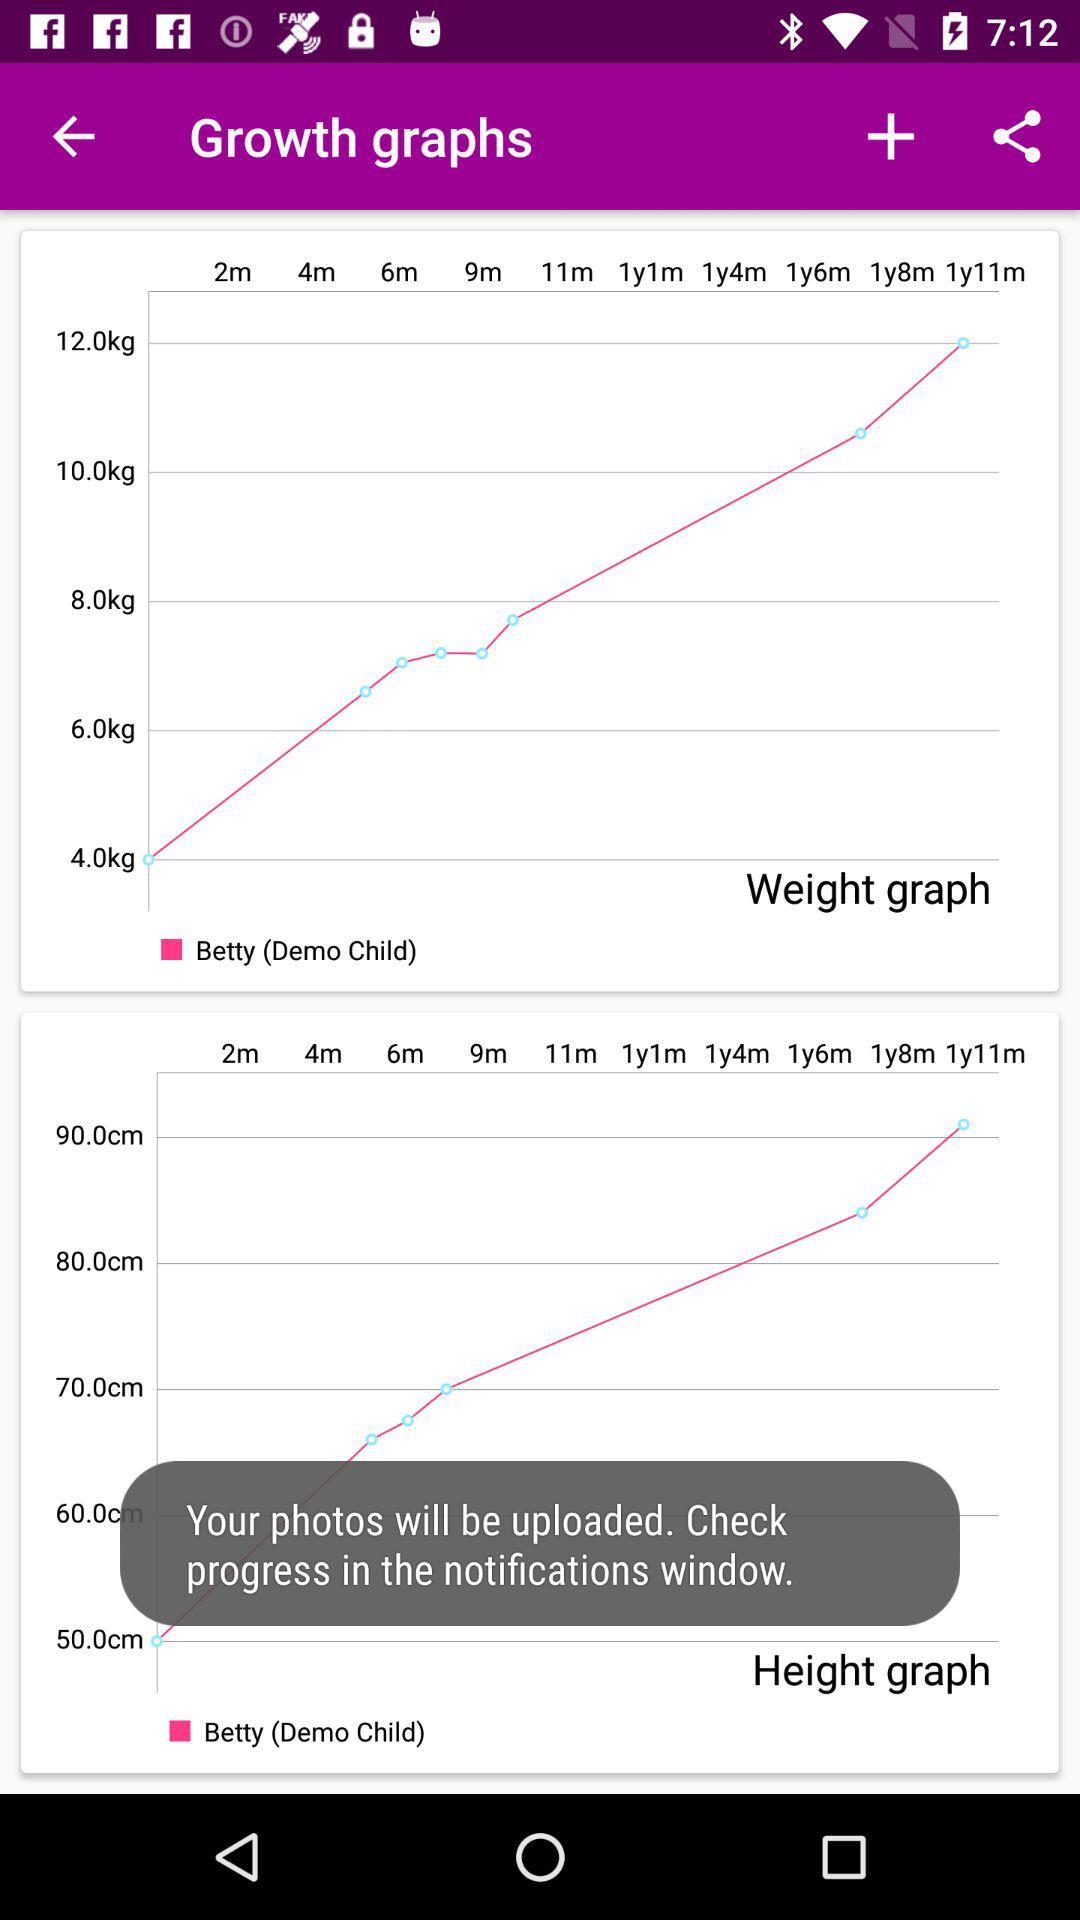 The width and height of the screenshot is (1080, 1920). Describe the element at coordinates (72, 135) in the screenshot. I see `the item at the top left corner` at that location.